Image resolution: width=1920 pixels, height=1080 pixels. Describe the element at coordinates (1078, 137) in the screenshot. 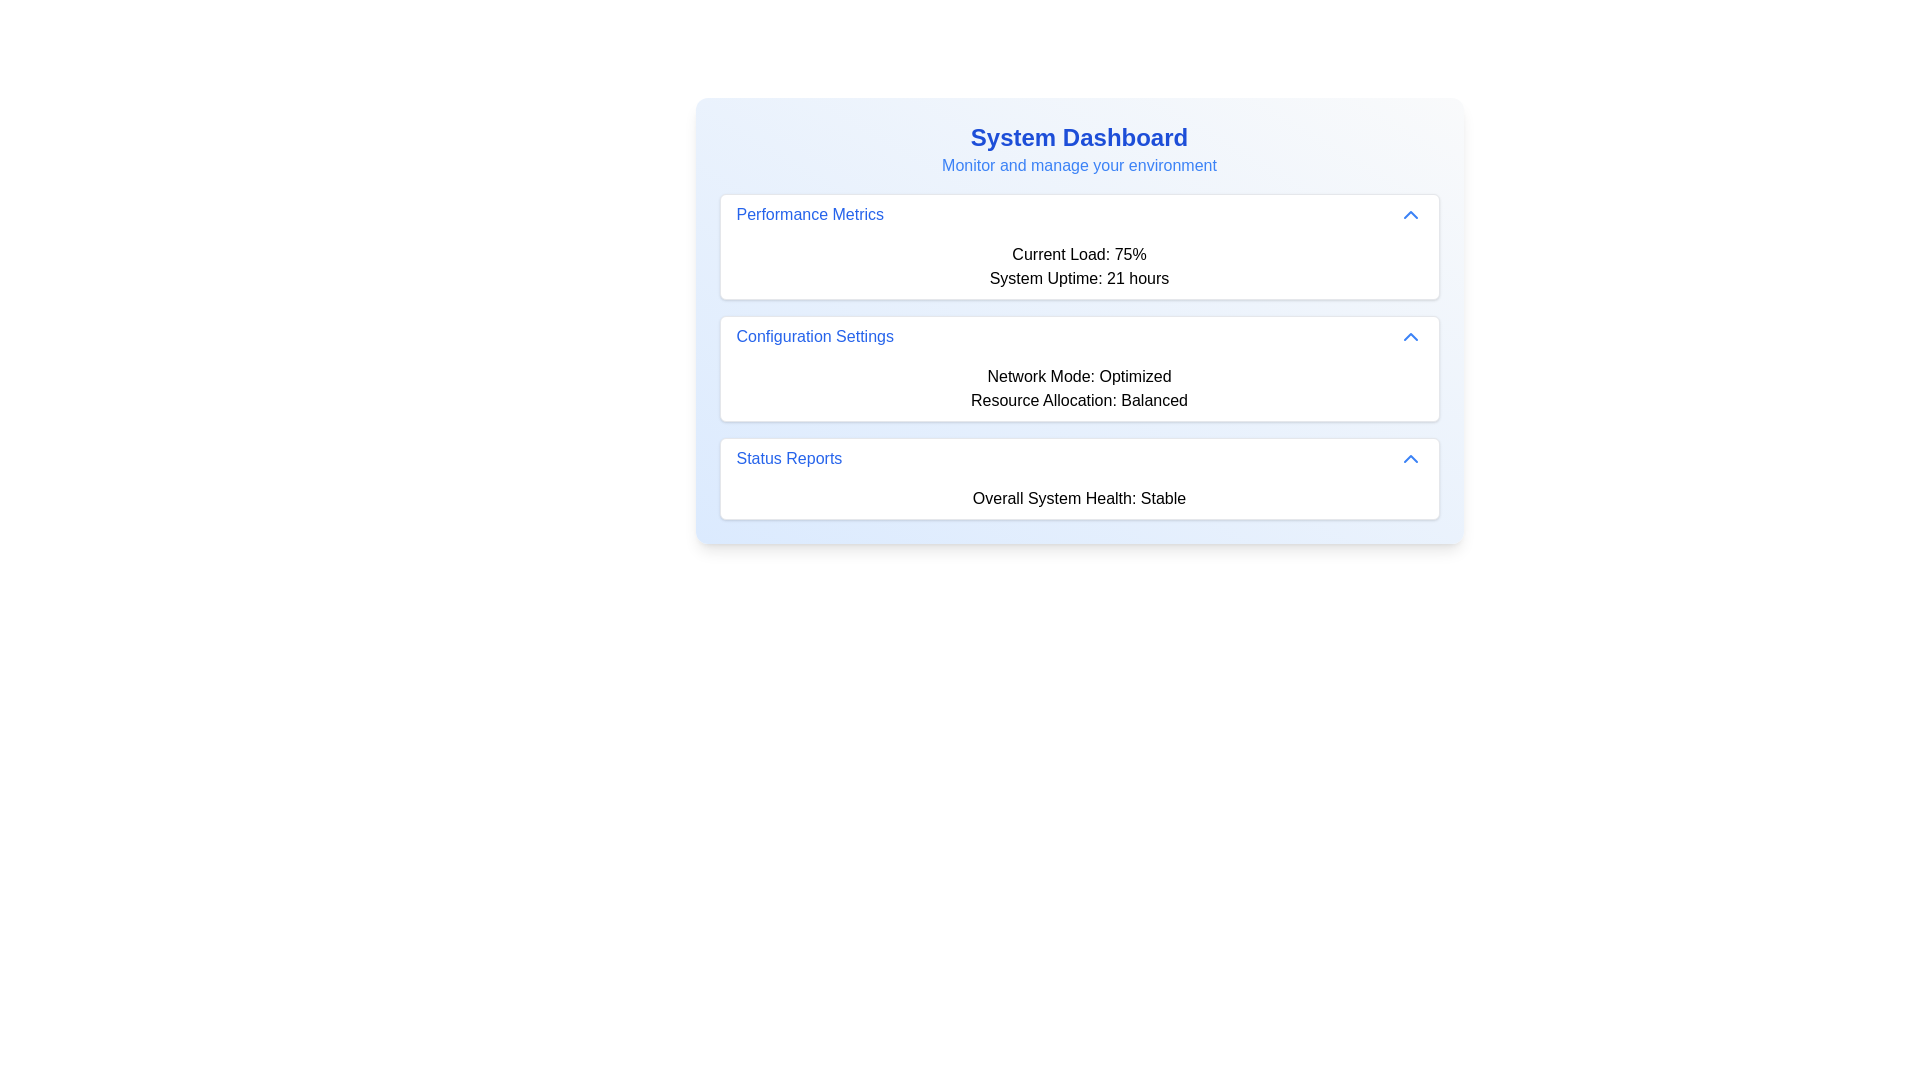

I see `the title text labeled 'System Dashboard'` at that location.